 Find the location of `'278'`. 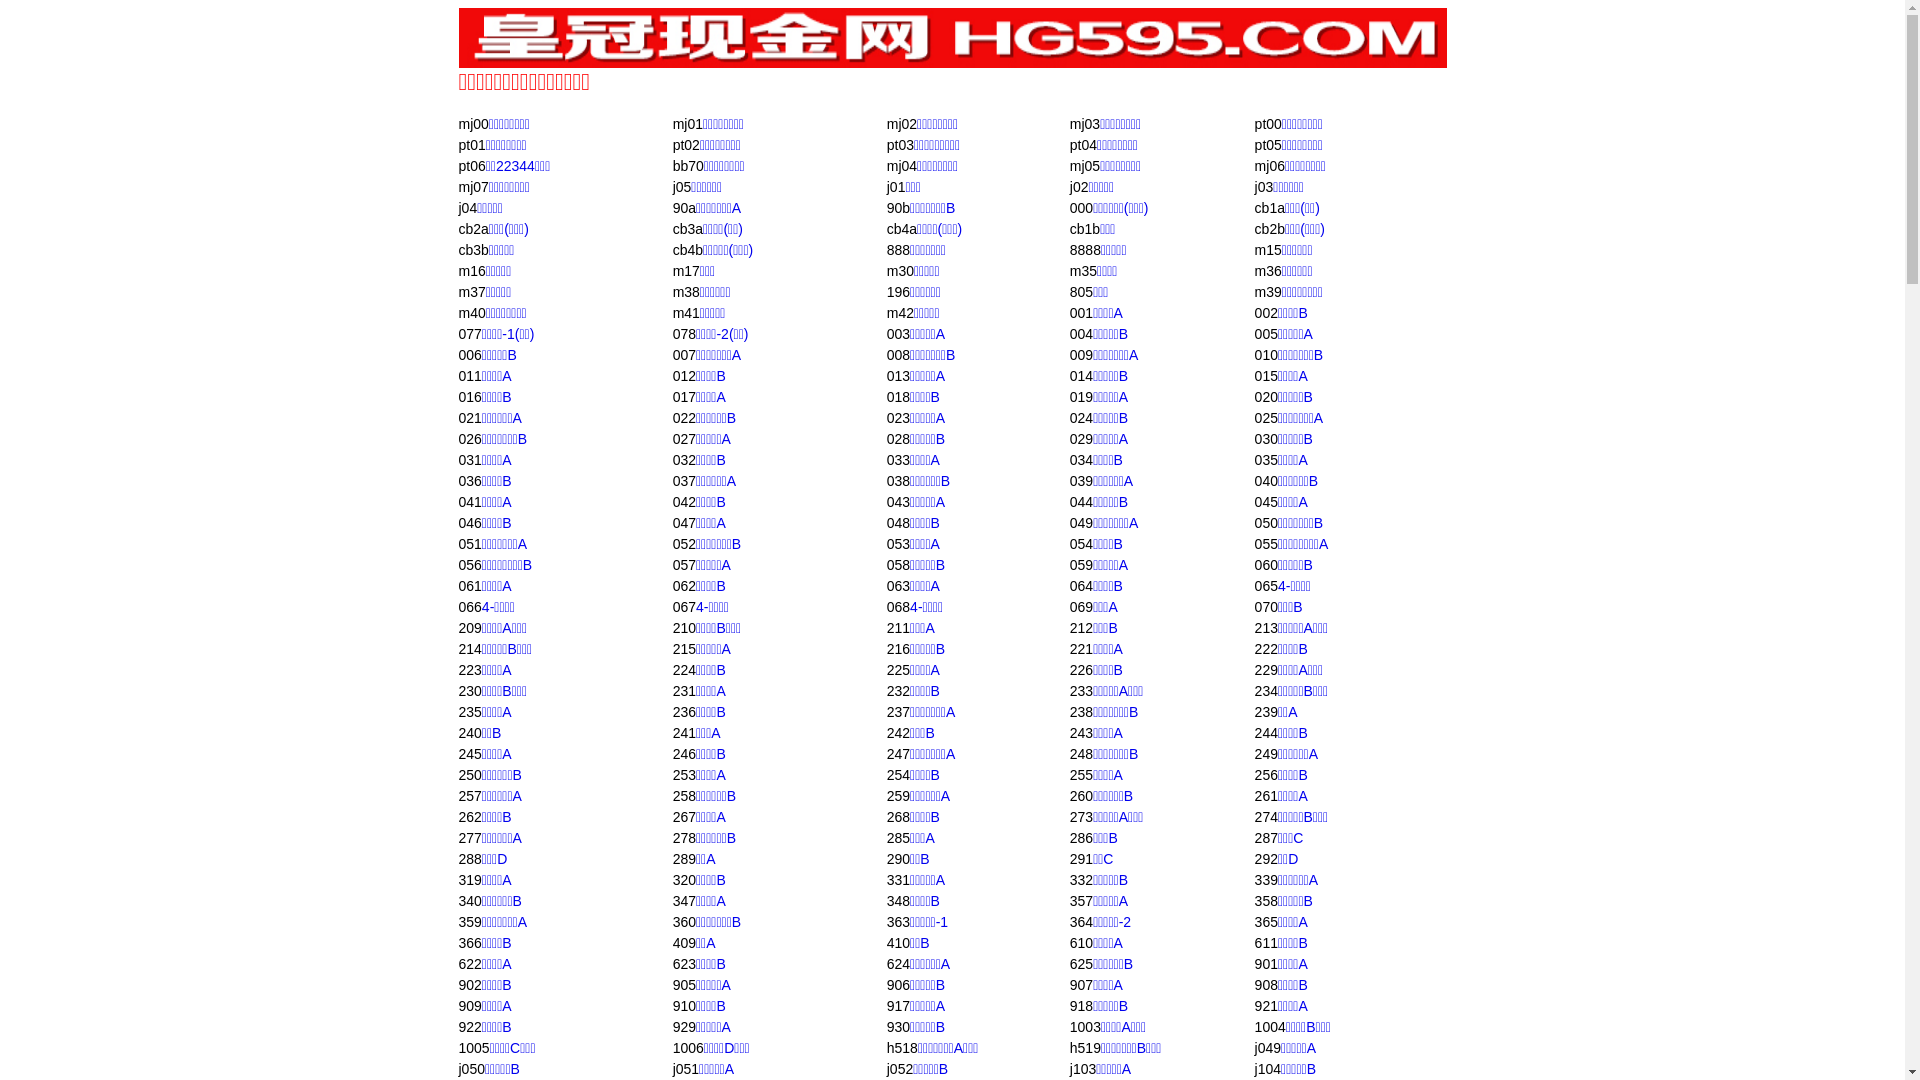

'278' is located at coordinates (684, 837).